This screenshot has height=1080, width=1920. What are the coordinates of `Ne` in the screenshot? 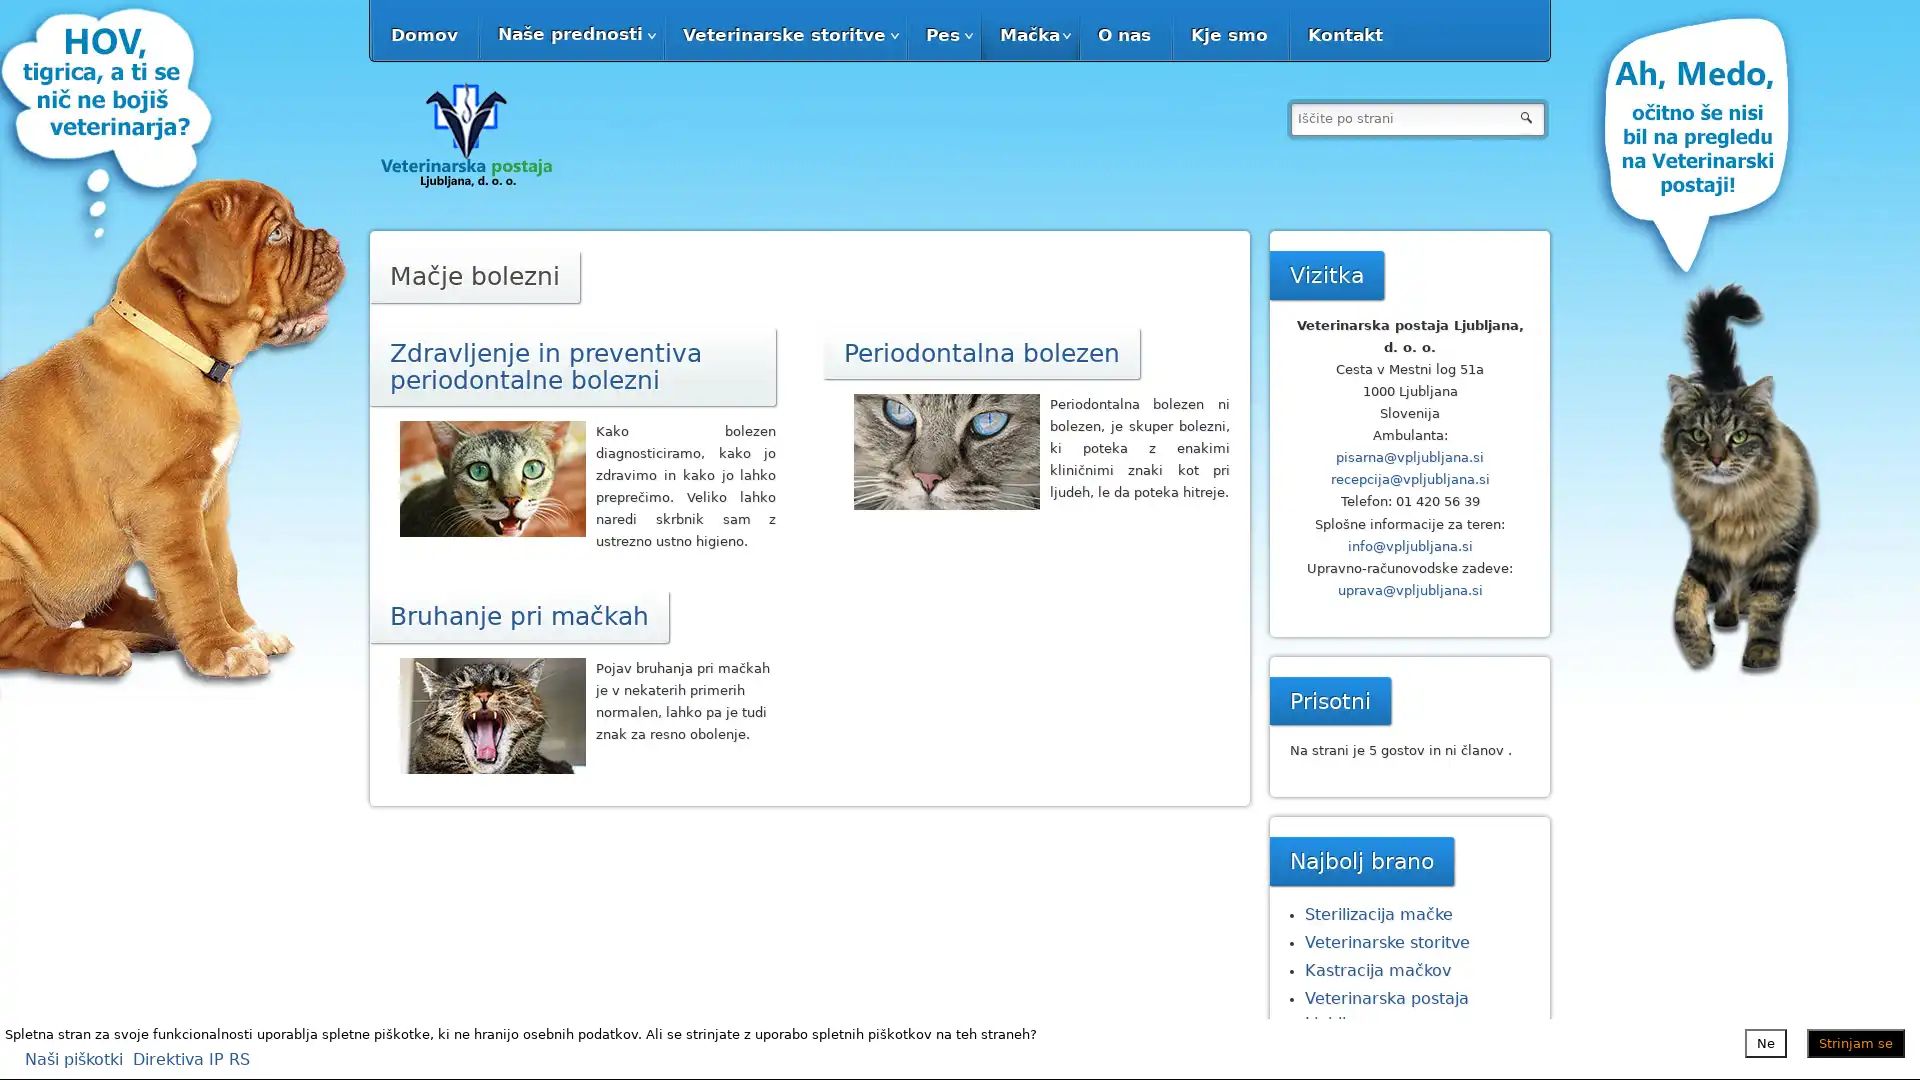 It's located at (1766, 1041).